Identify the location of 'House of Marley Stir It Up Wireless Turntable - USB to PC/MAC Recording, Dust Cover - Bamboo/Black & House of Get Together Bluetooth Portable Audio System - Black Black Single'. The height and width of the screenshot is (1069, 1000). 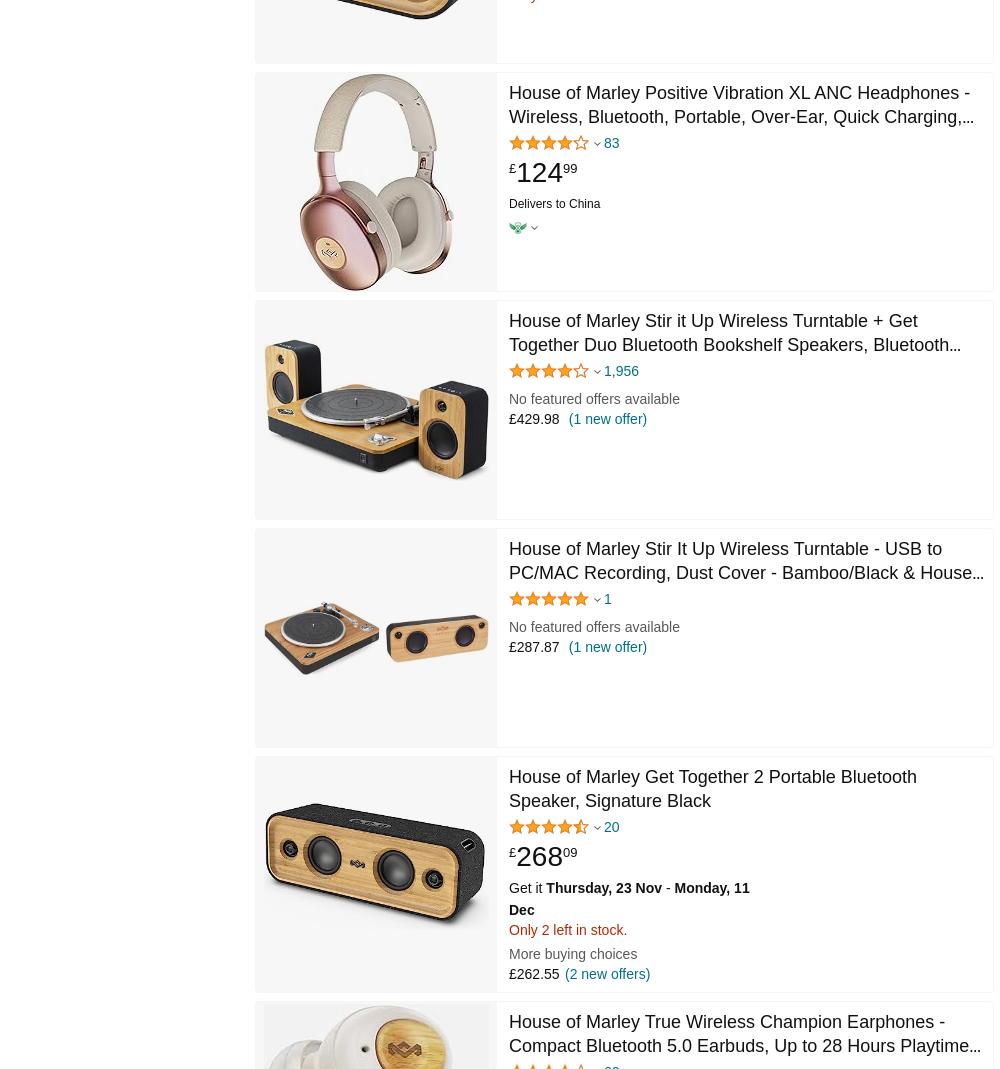
(509, 584).